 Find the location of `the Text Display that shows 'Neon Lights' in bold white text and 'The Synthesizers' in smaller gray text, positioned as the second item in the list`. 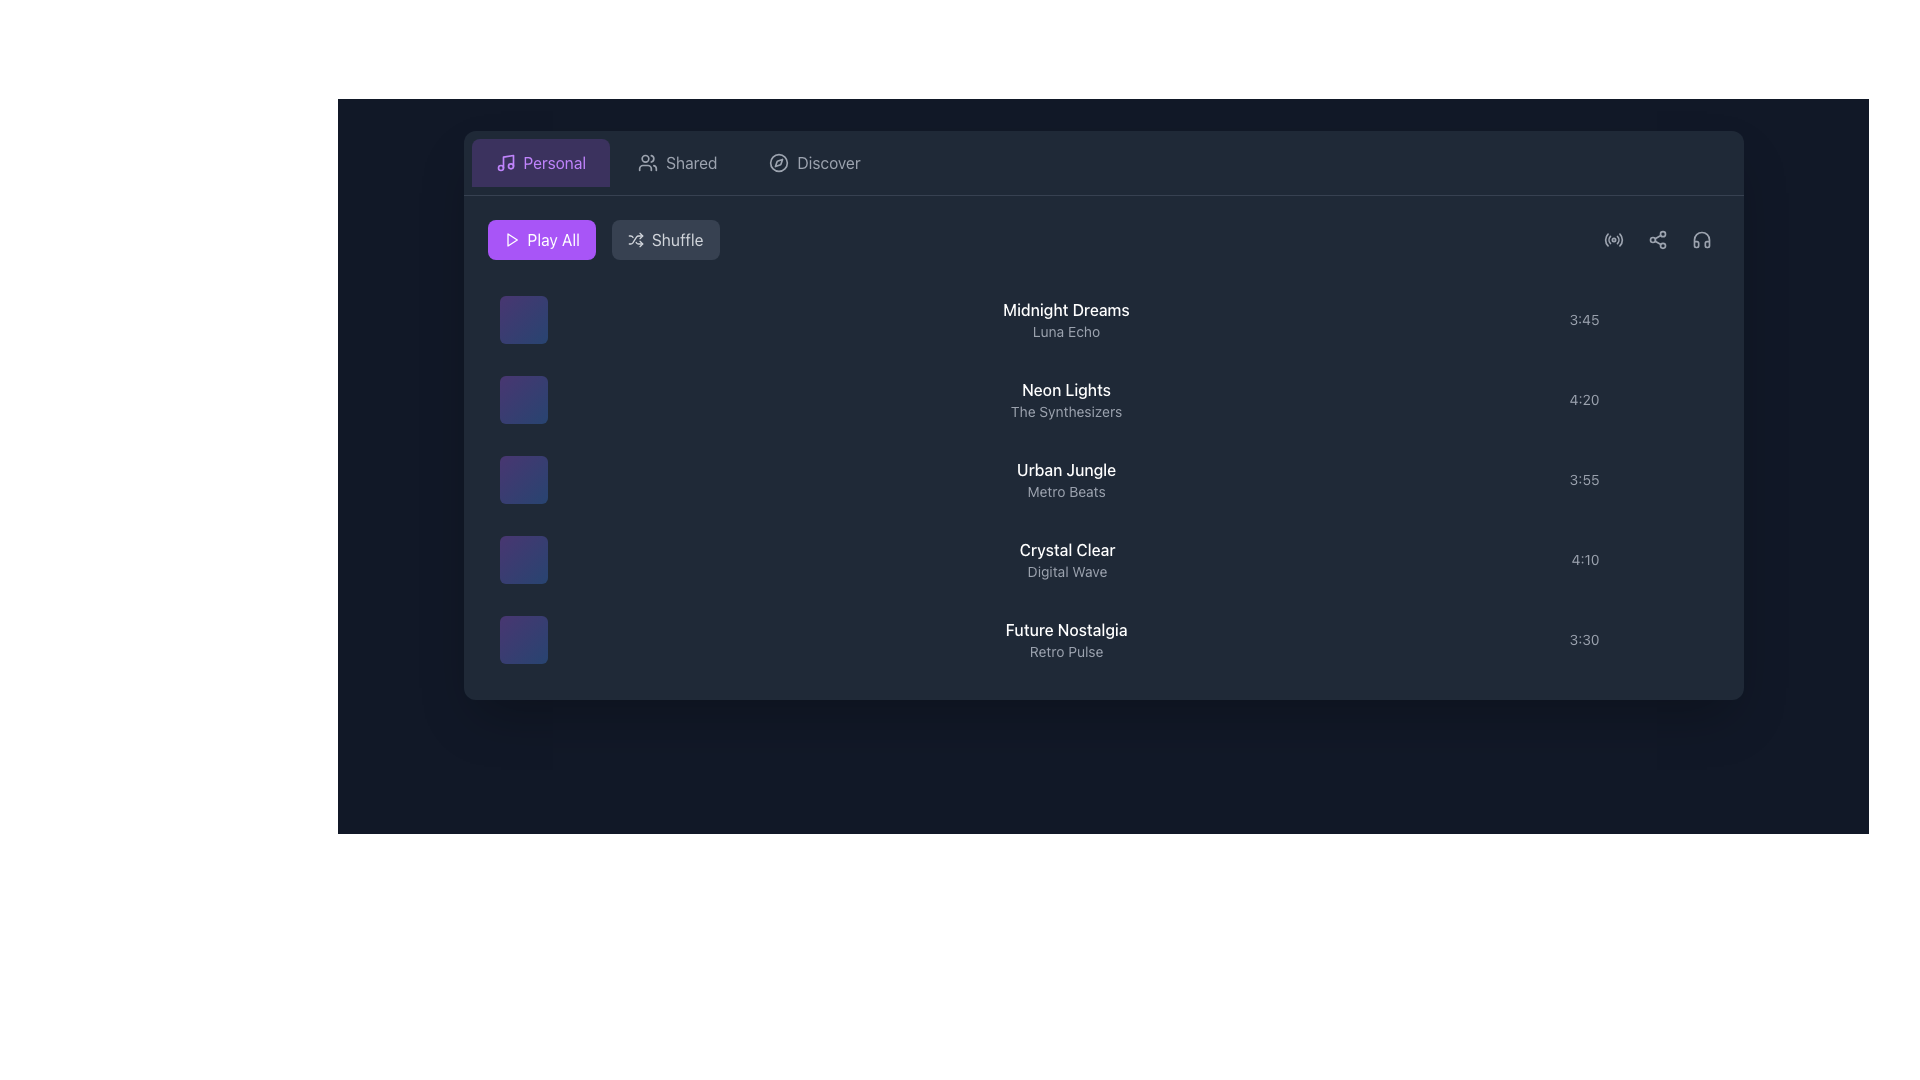

the Text Display that shows 'Neon Lights' in bold white text and 'The Synthesizers' in smaller gray text, positioned as the second item in the list is located at coordinates (1065, 400).